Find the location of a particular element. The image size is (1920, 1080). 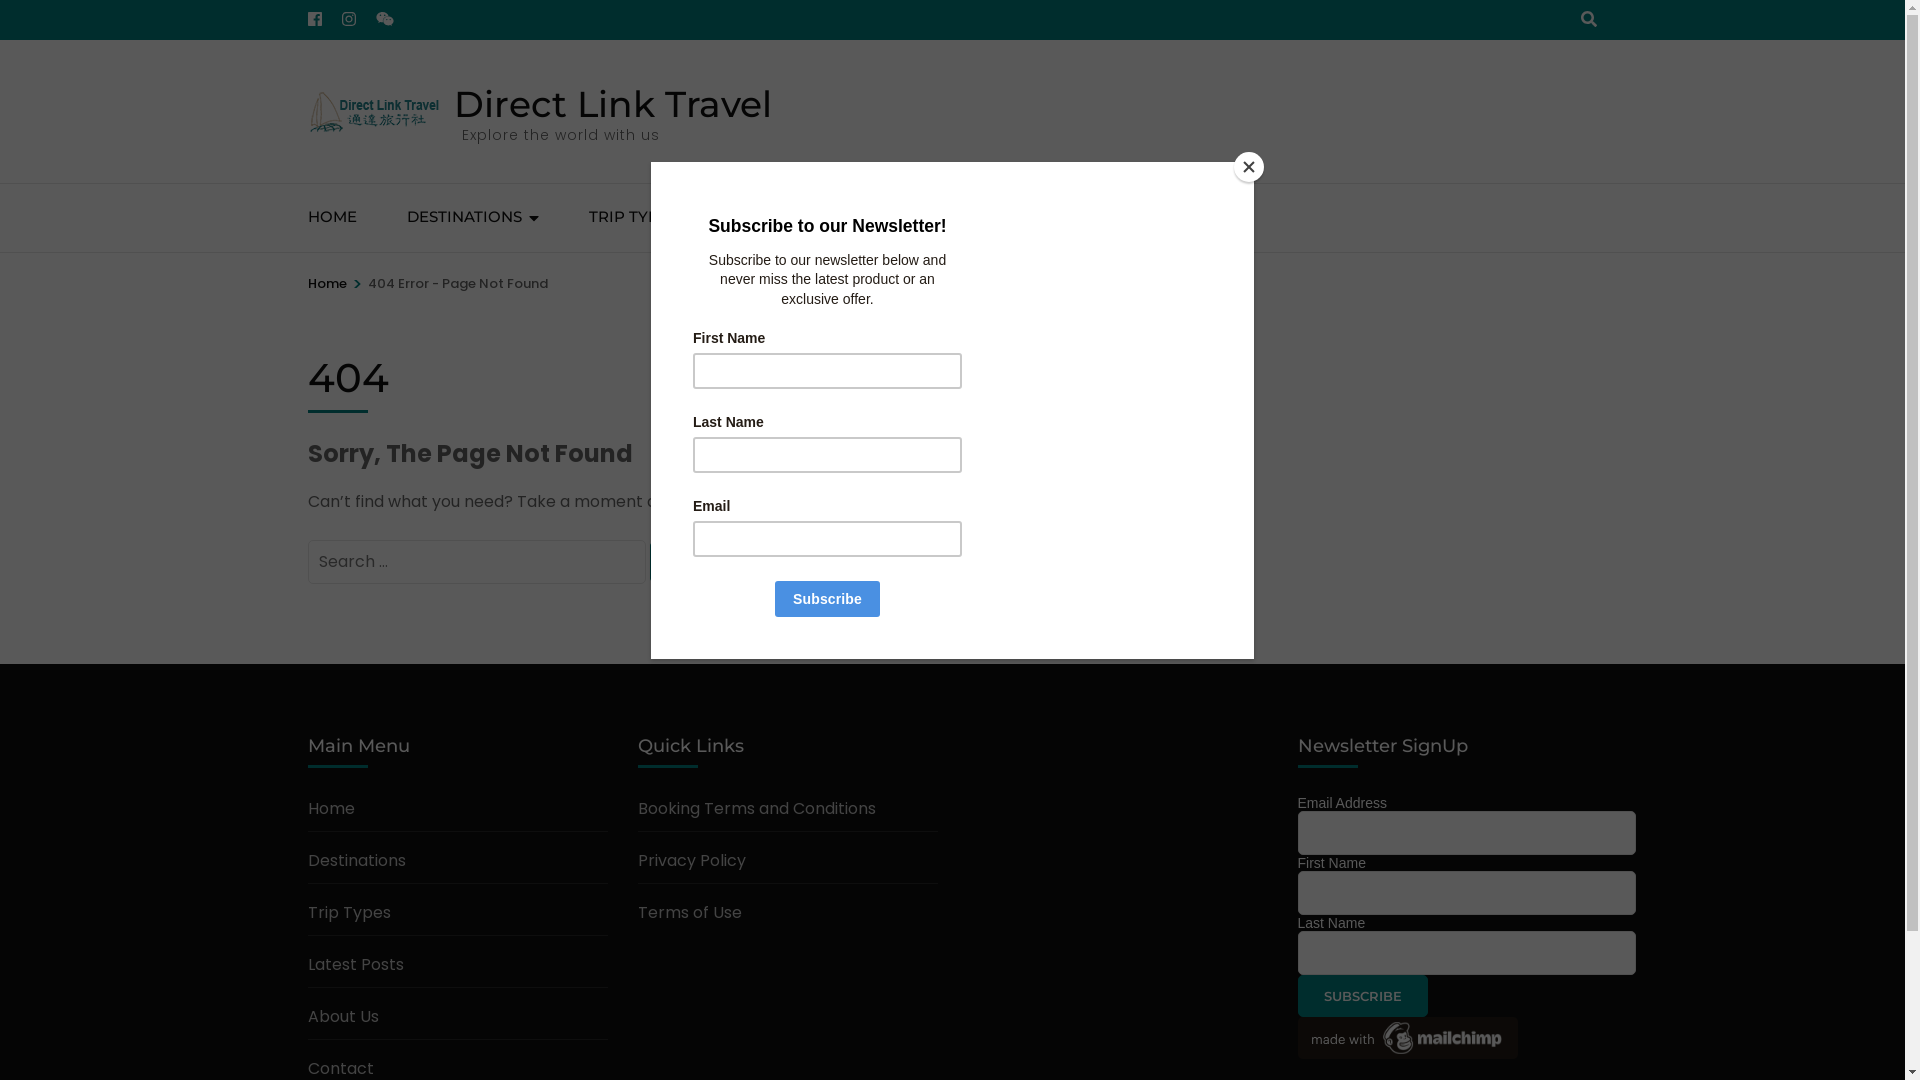

'CONTACT' is located at coordinates (1102, 218).